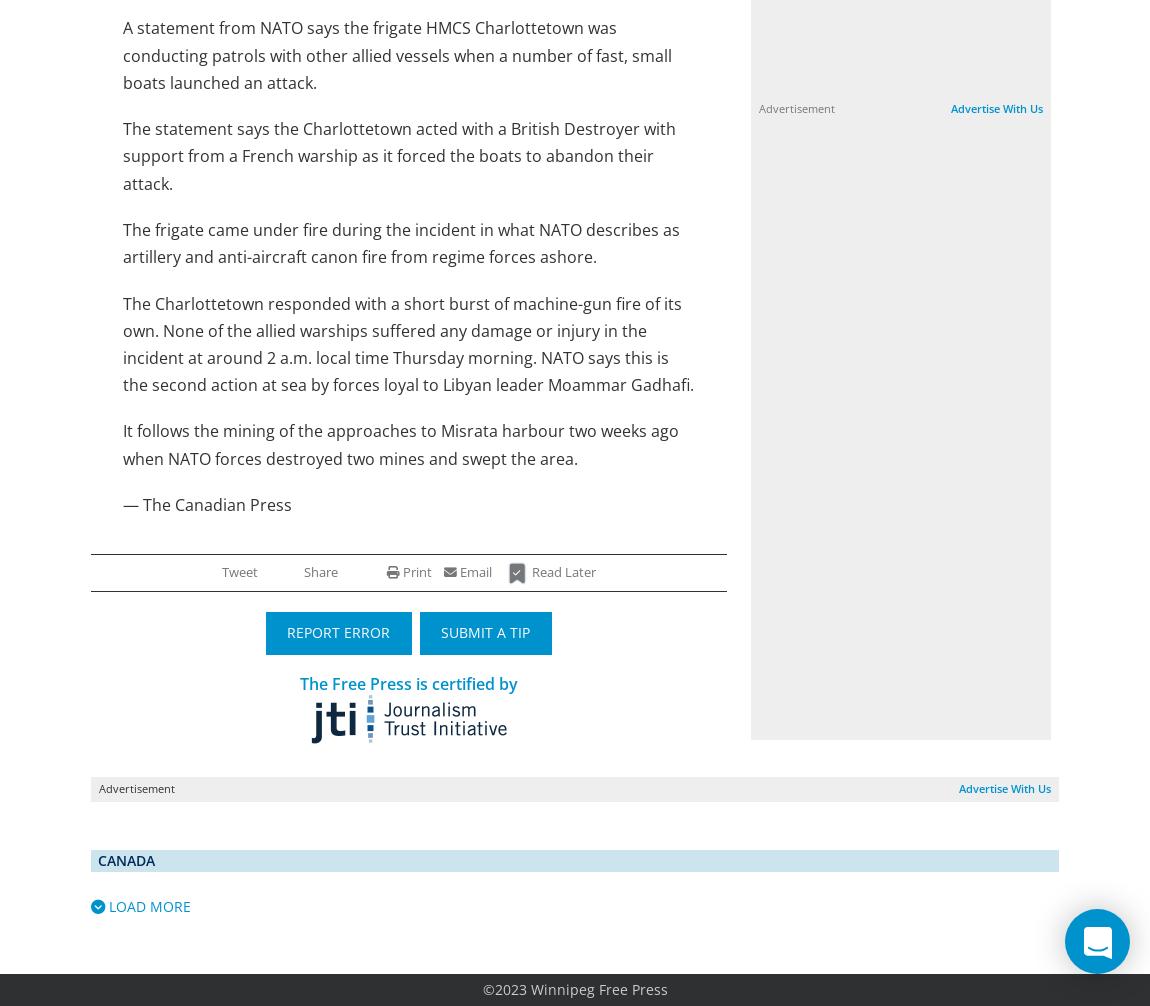 The image size is (1150, 1006). I want to click on 'Report Error', so click(338, 631).